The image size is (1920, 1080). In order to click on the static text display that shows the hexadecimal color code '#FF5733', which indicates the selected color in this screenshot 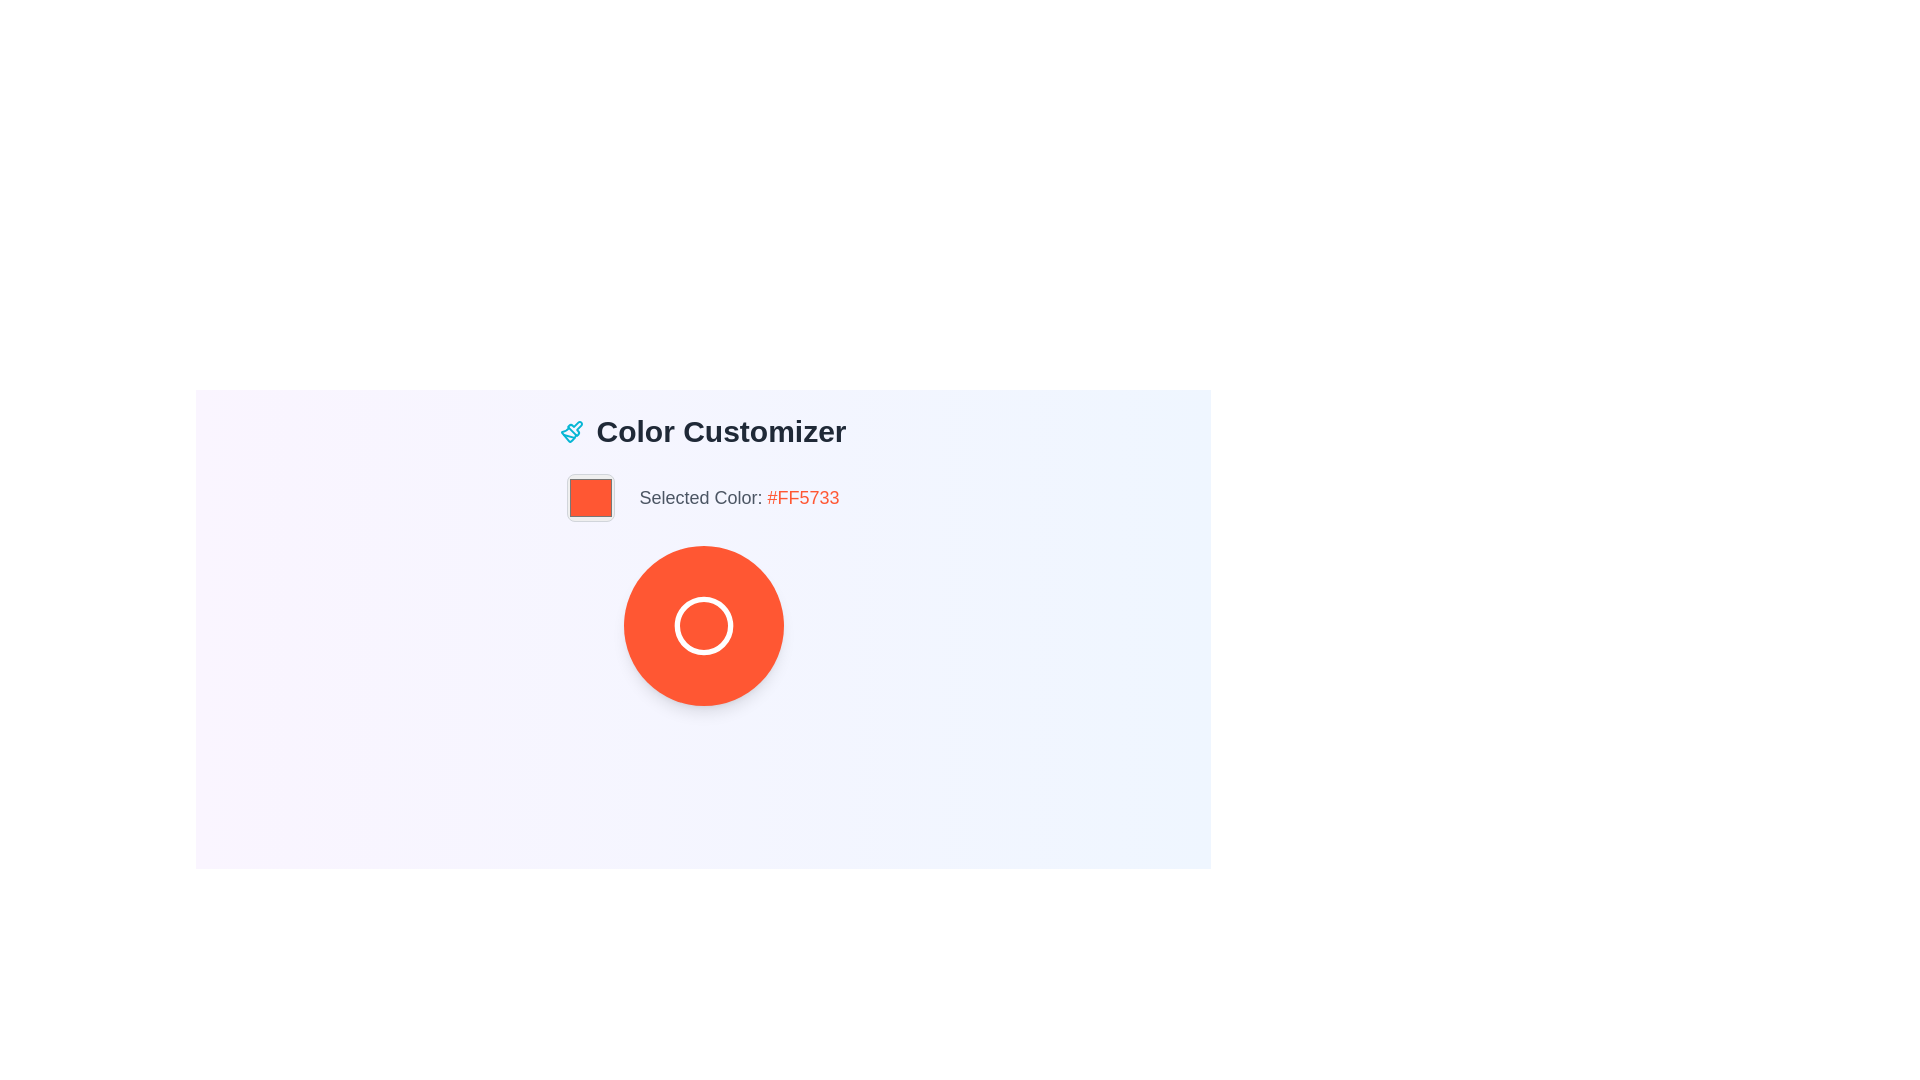, I will do `click(803, 496)`.